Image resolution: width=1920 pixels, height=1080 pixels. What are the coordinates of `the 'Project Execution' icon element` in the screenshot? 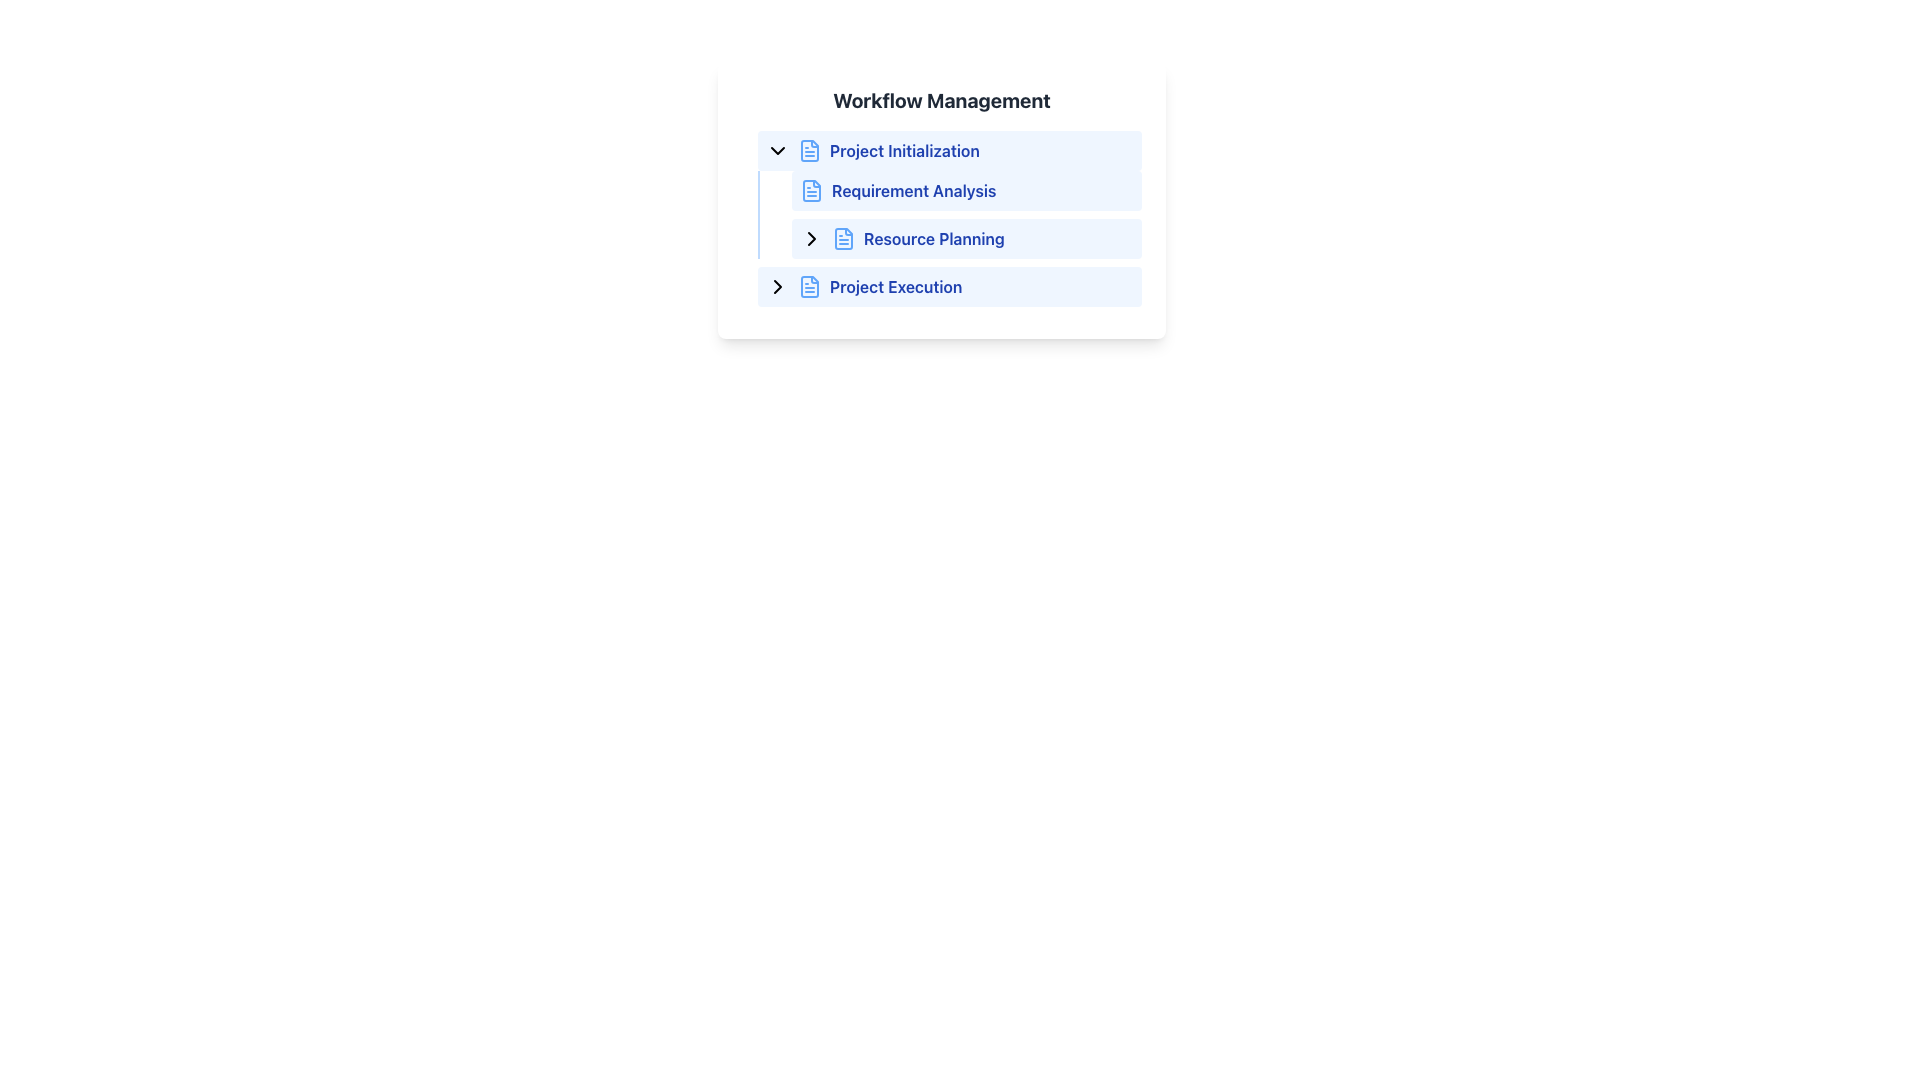 It's located at (810, 286).